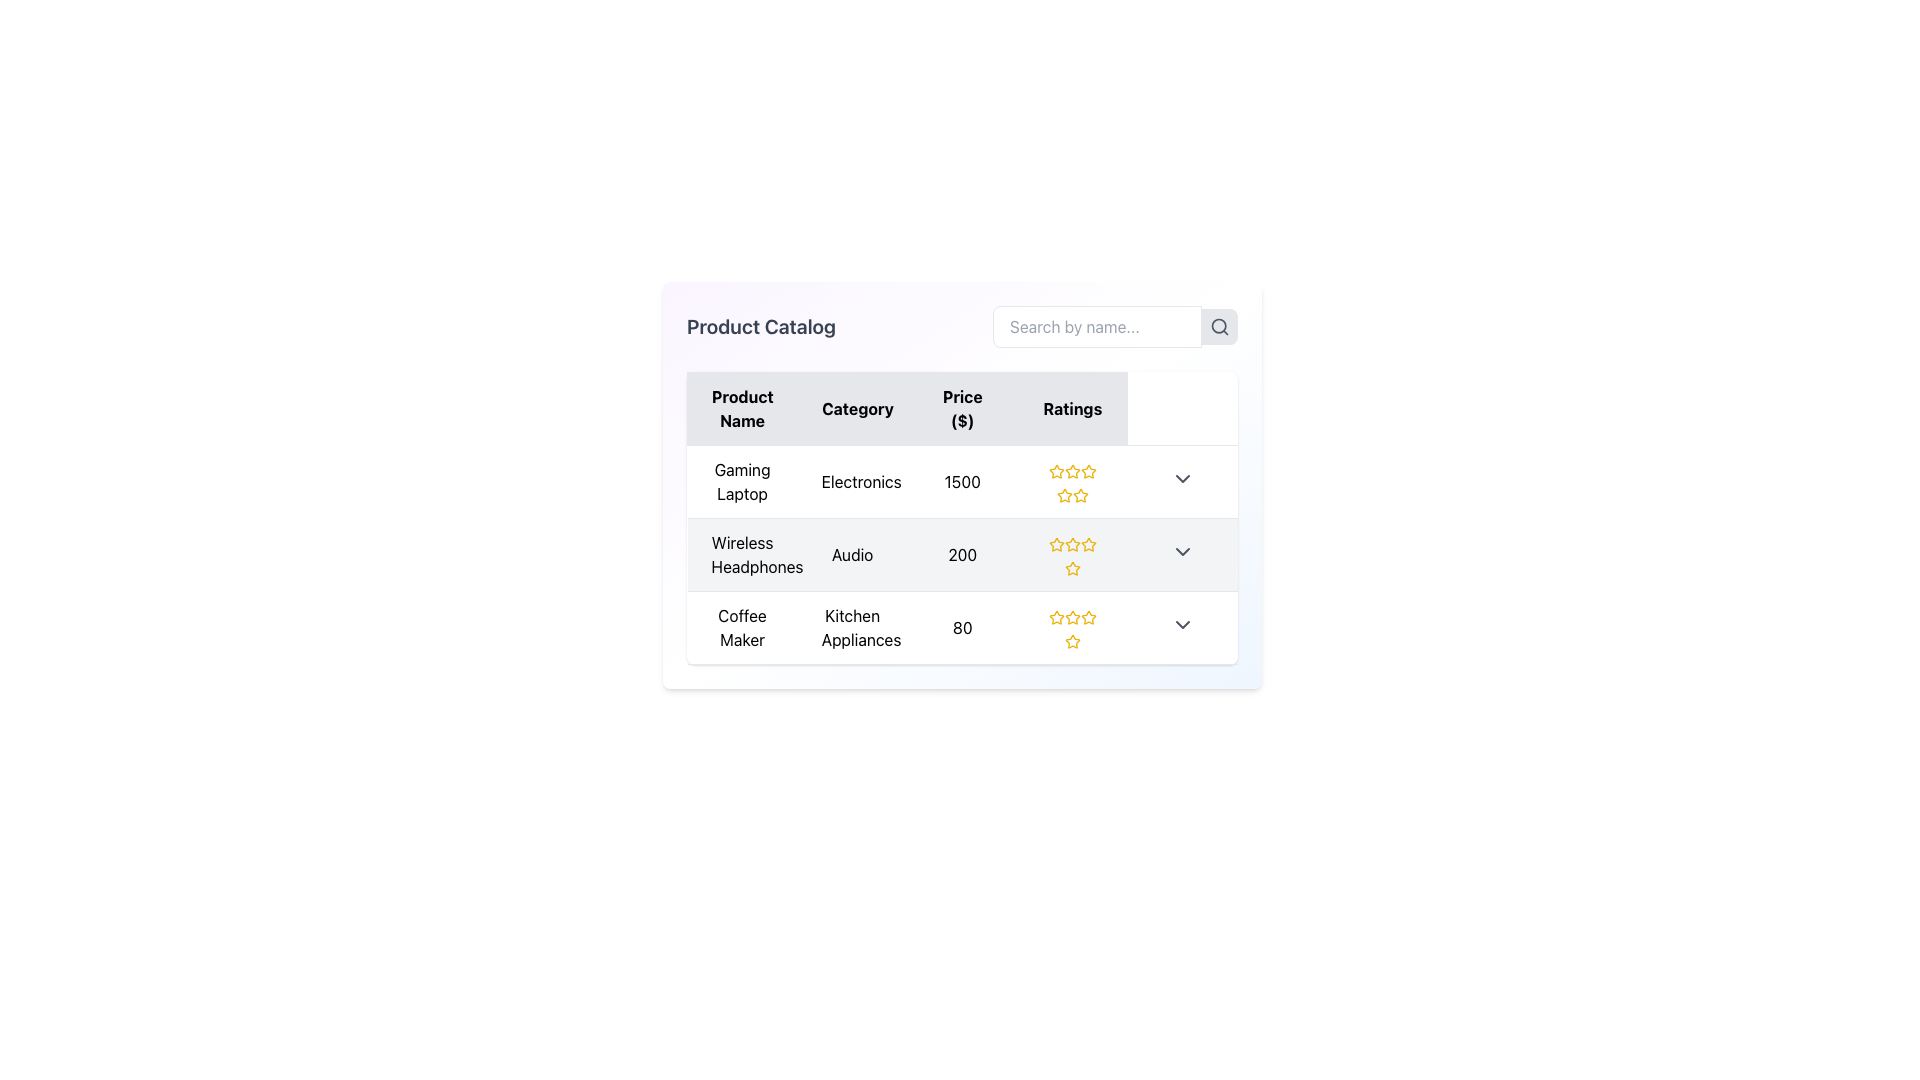  Describe the element at coordinates (1087, 544) in the screenshot. I see `the second star-shaped yellow icon in the 'Wireless Headphones' row under the 'Ratings' column of the product catalog table` at that location.